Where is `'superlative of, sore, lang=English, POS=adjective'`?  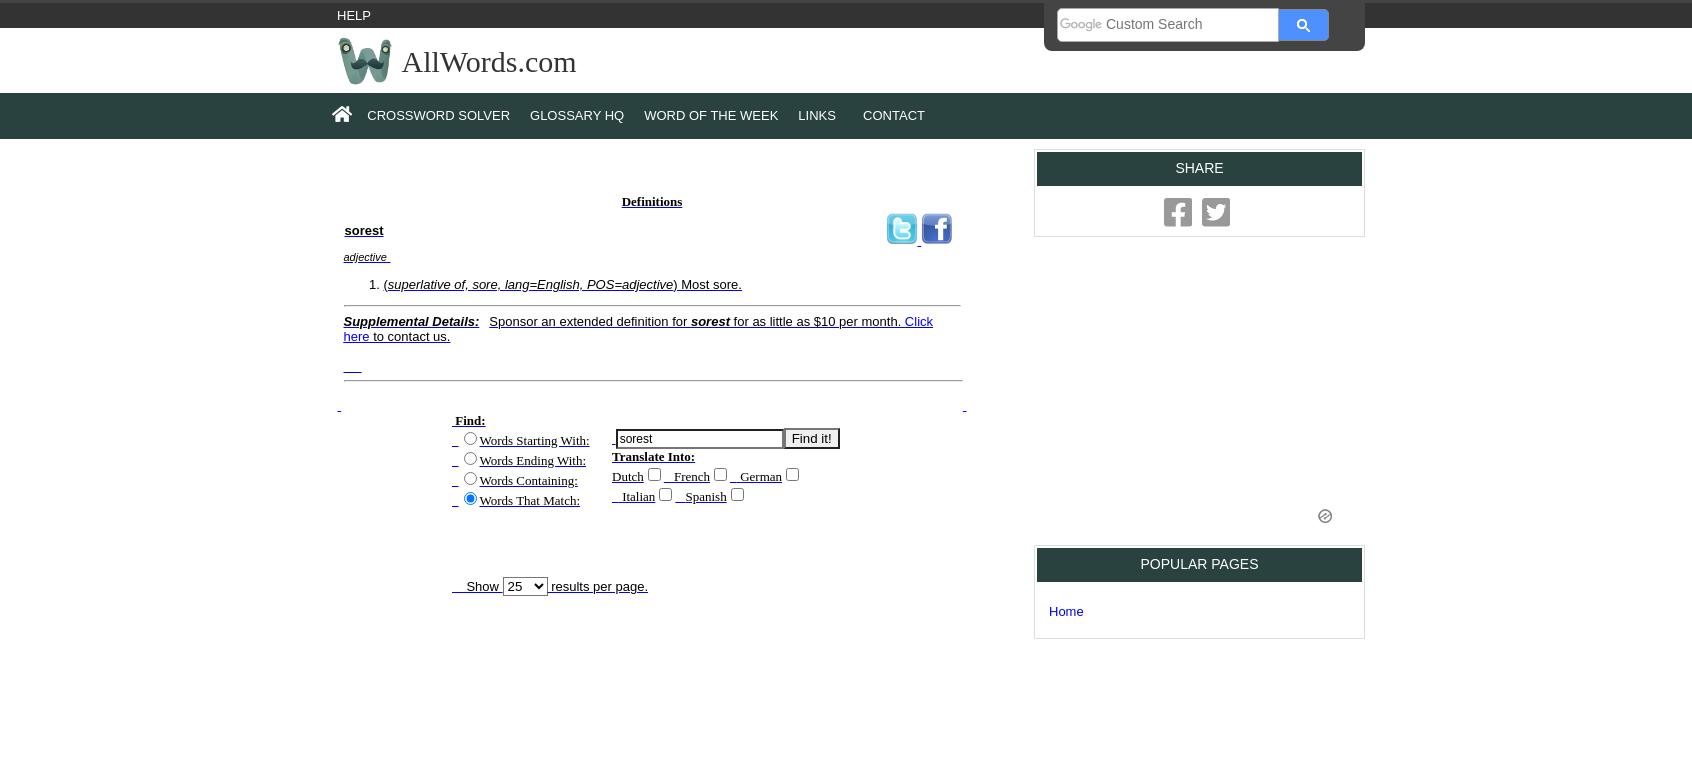
'superlative of, sore, lang=English, POS=adjective' is located at coordinates (529, 284).